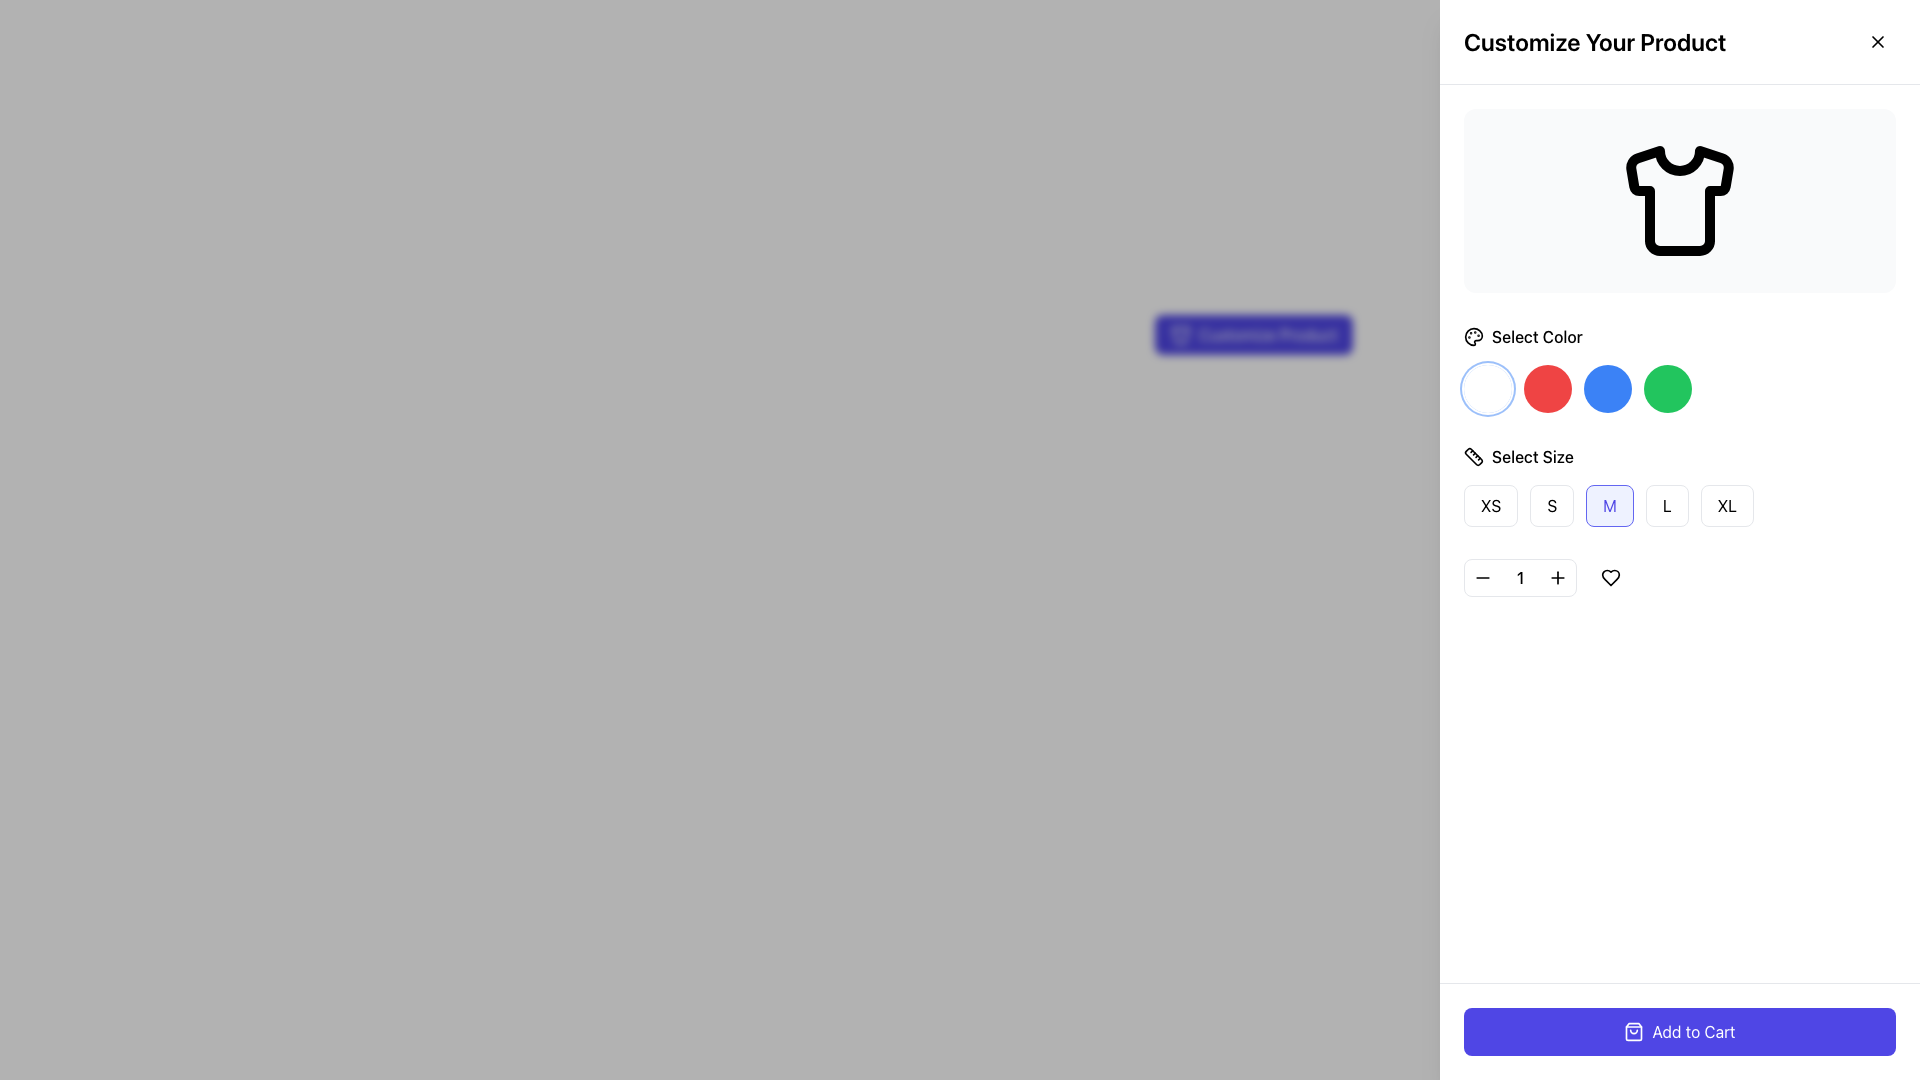  Describe the element at coordinates (1536, 335) in the screenshot. I see `the Text label that guides users to pick a color option, located in the right side panel under the T-shirt icon and next to the paint palette icon` at that location.